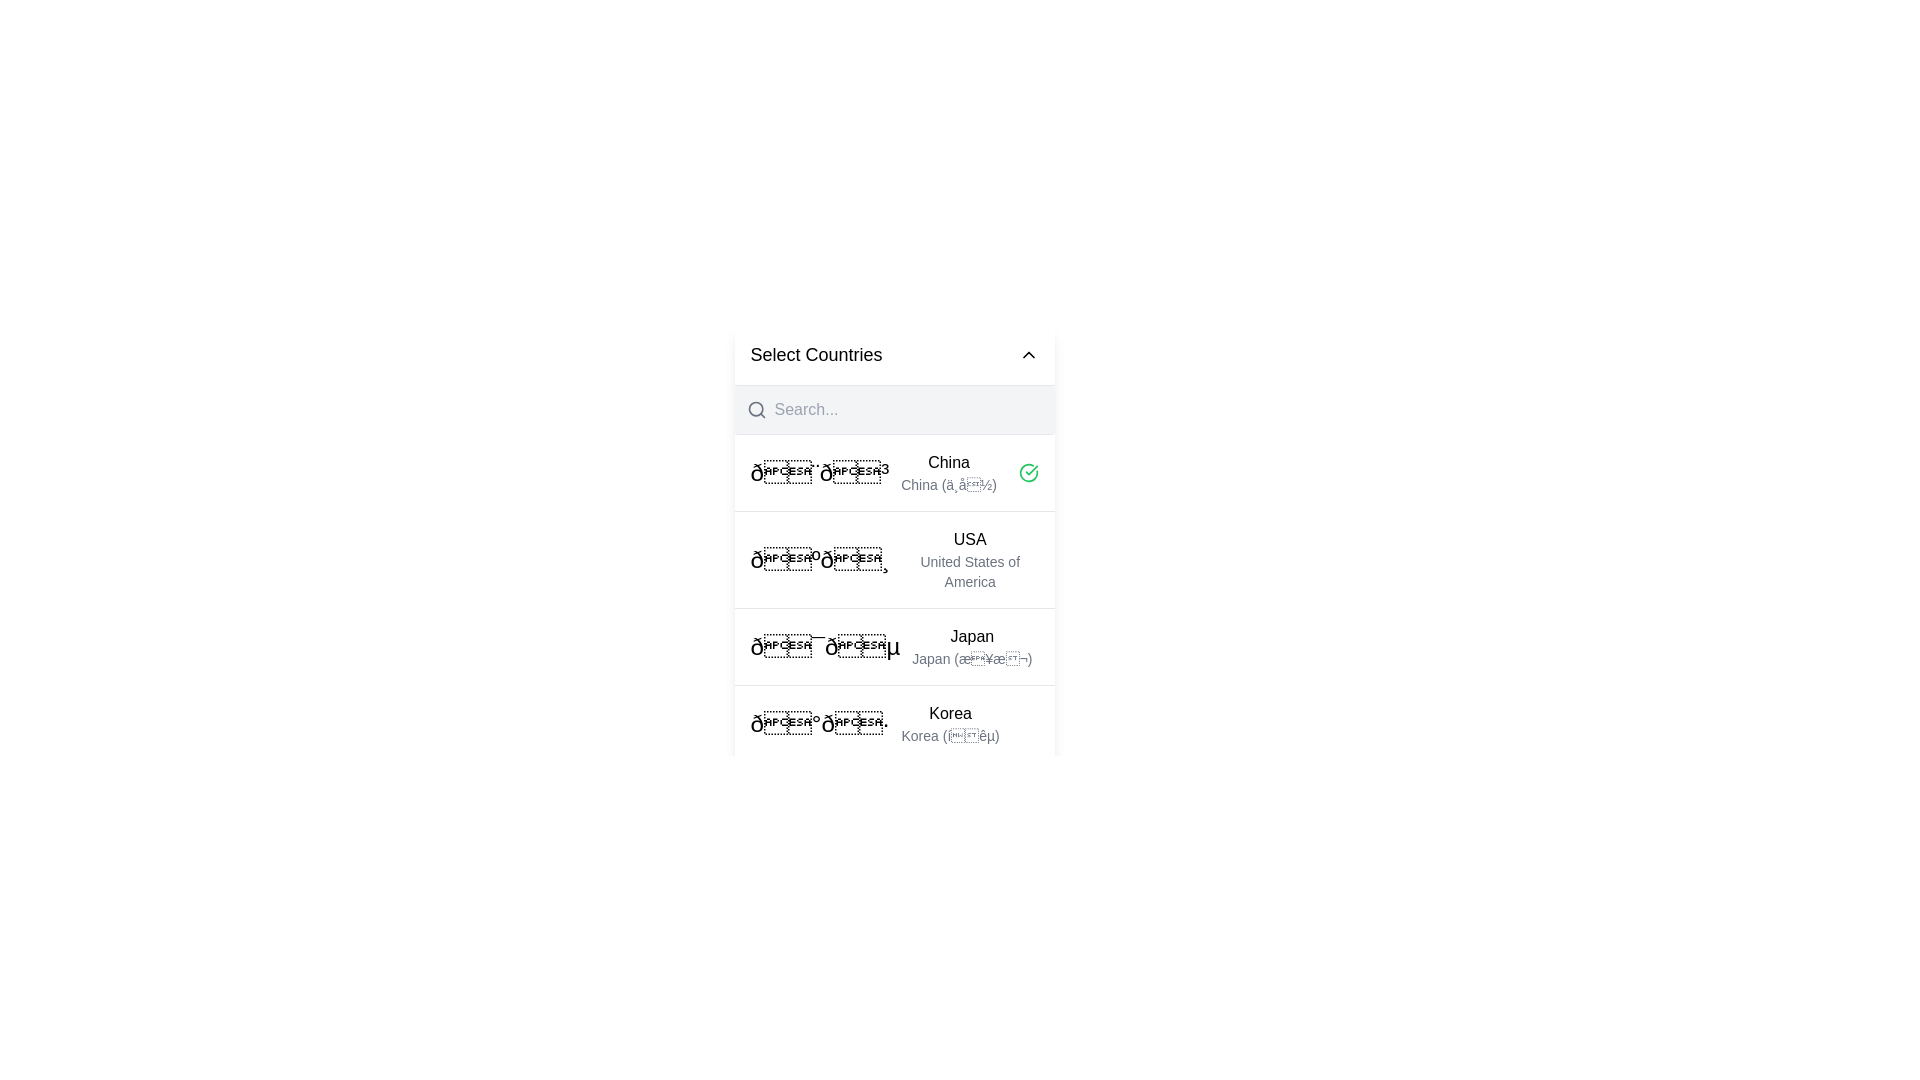 Image resolution: width=1920 pixels, height=1080 pixels. Describe the element at coordinates (825, 647) in the screenshot. I see `the visual icon representing Japan, which is located to the left of the 'Japan' text in the third row of the vertical list` at that location.